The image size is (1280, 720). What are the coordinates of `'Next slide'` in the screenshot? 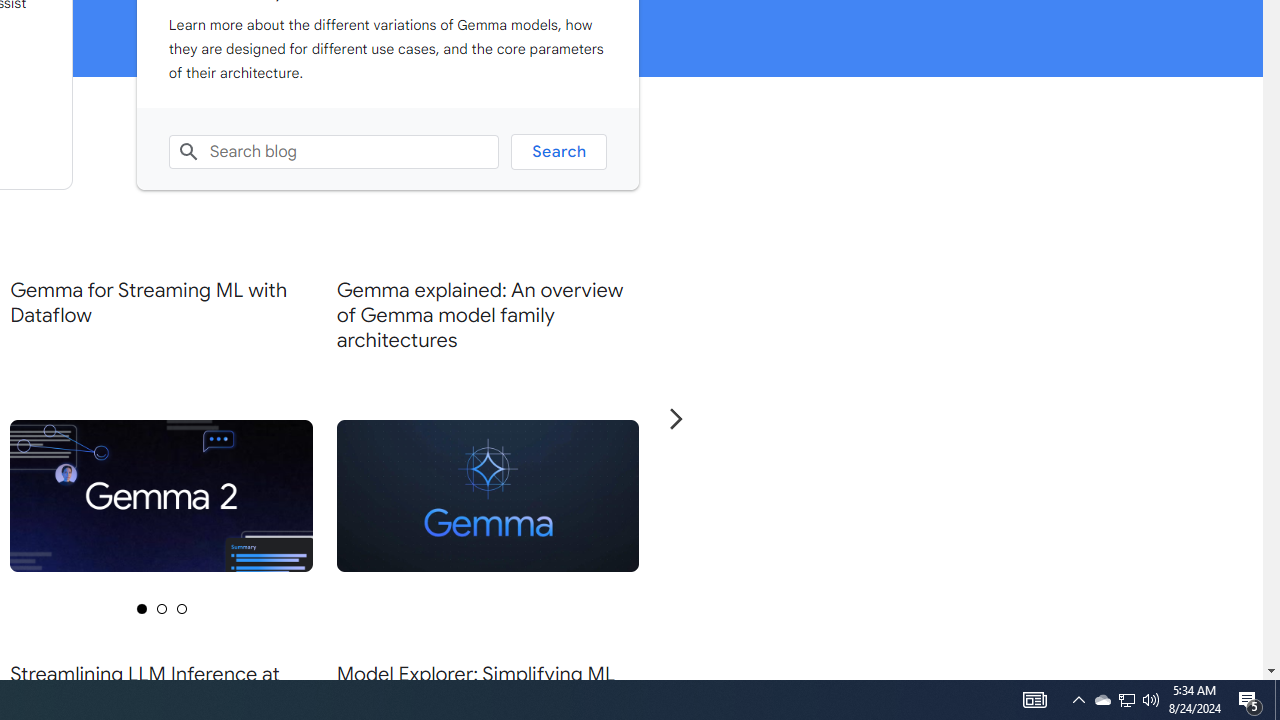 It's located at (675, 417).